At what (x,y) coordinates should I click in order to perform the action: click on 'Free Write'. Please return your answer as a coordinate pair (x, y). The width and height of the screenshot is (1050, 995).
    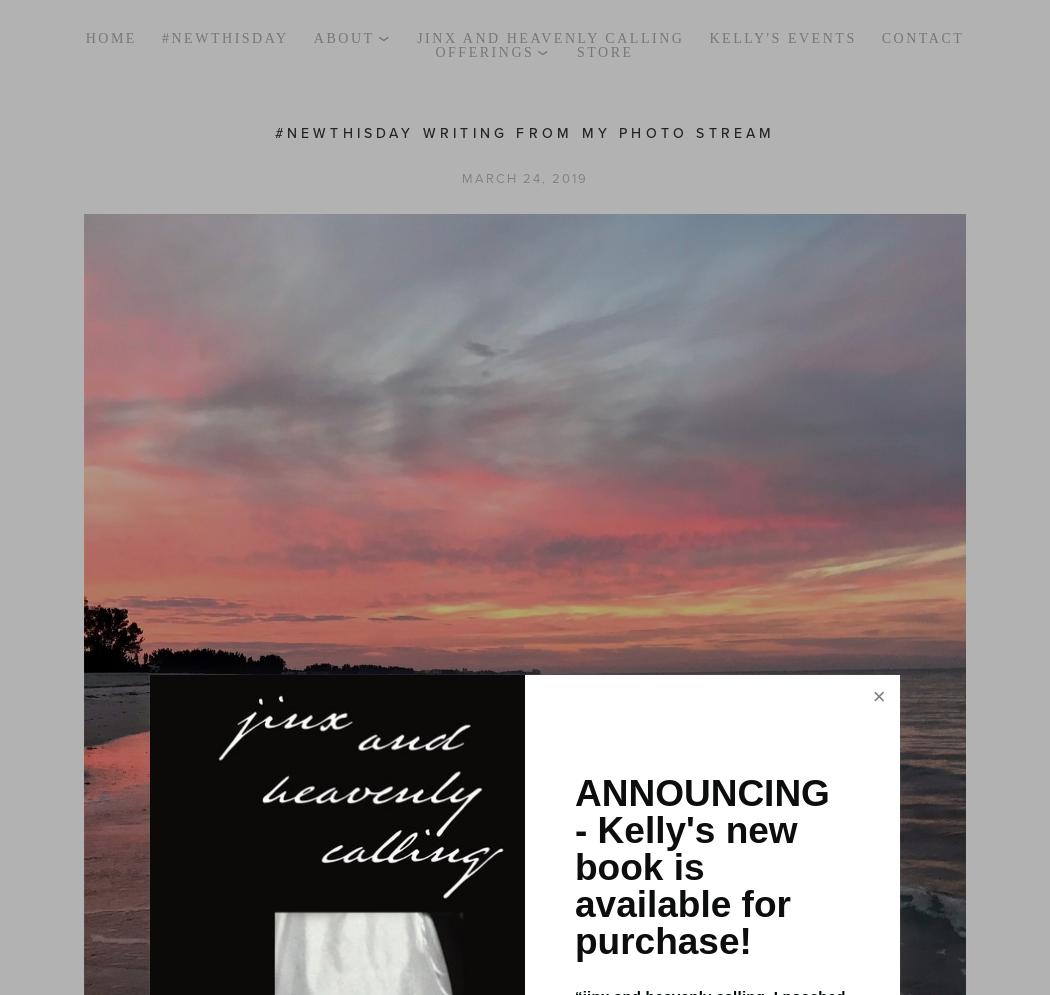
    Looking at the image, I should click on (488, 110).